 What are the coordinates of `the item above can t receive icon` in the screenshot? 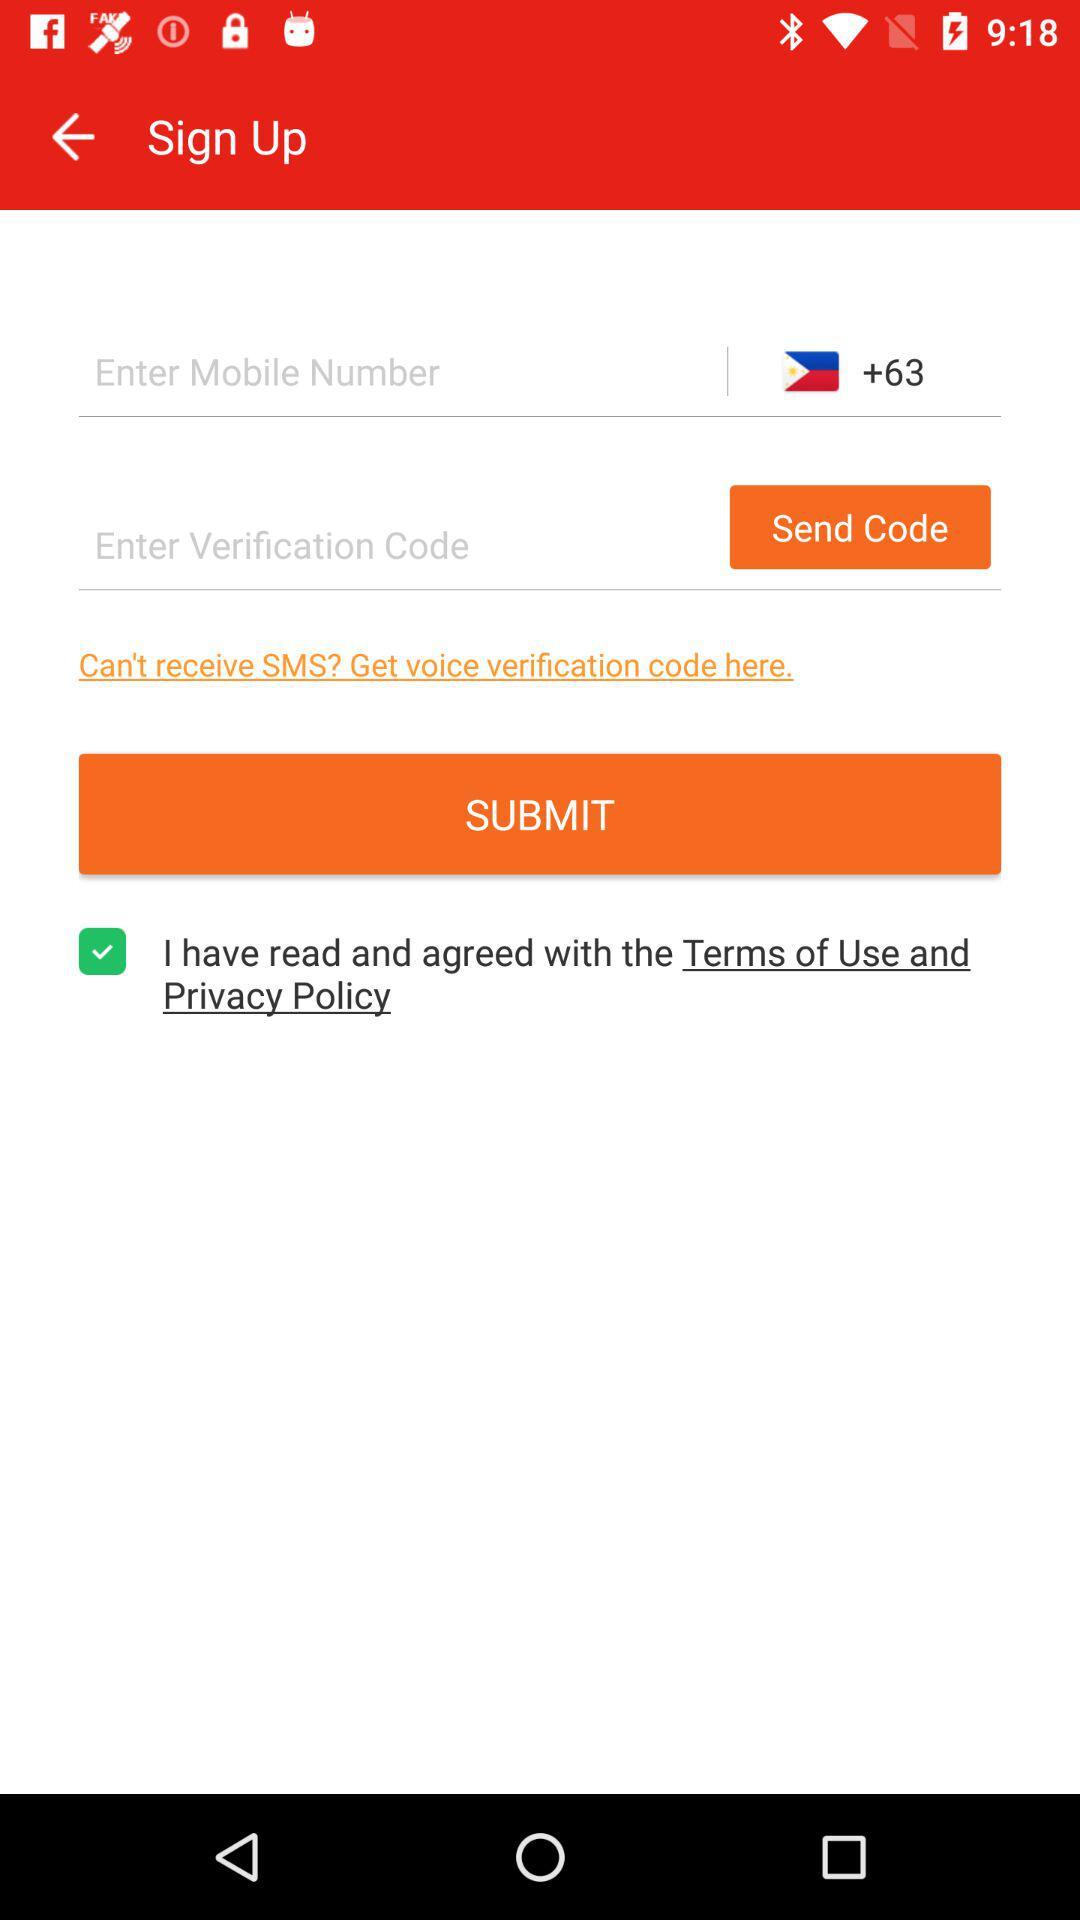 It's located at (398, 544).